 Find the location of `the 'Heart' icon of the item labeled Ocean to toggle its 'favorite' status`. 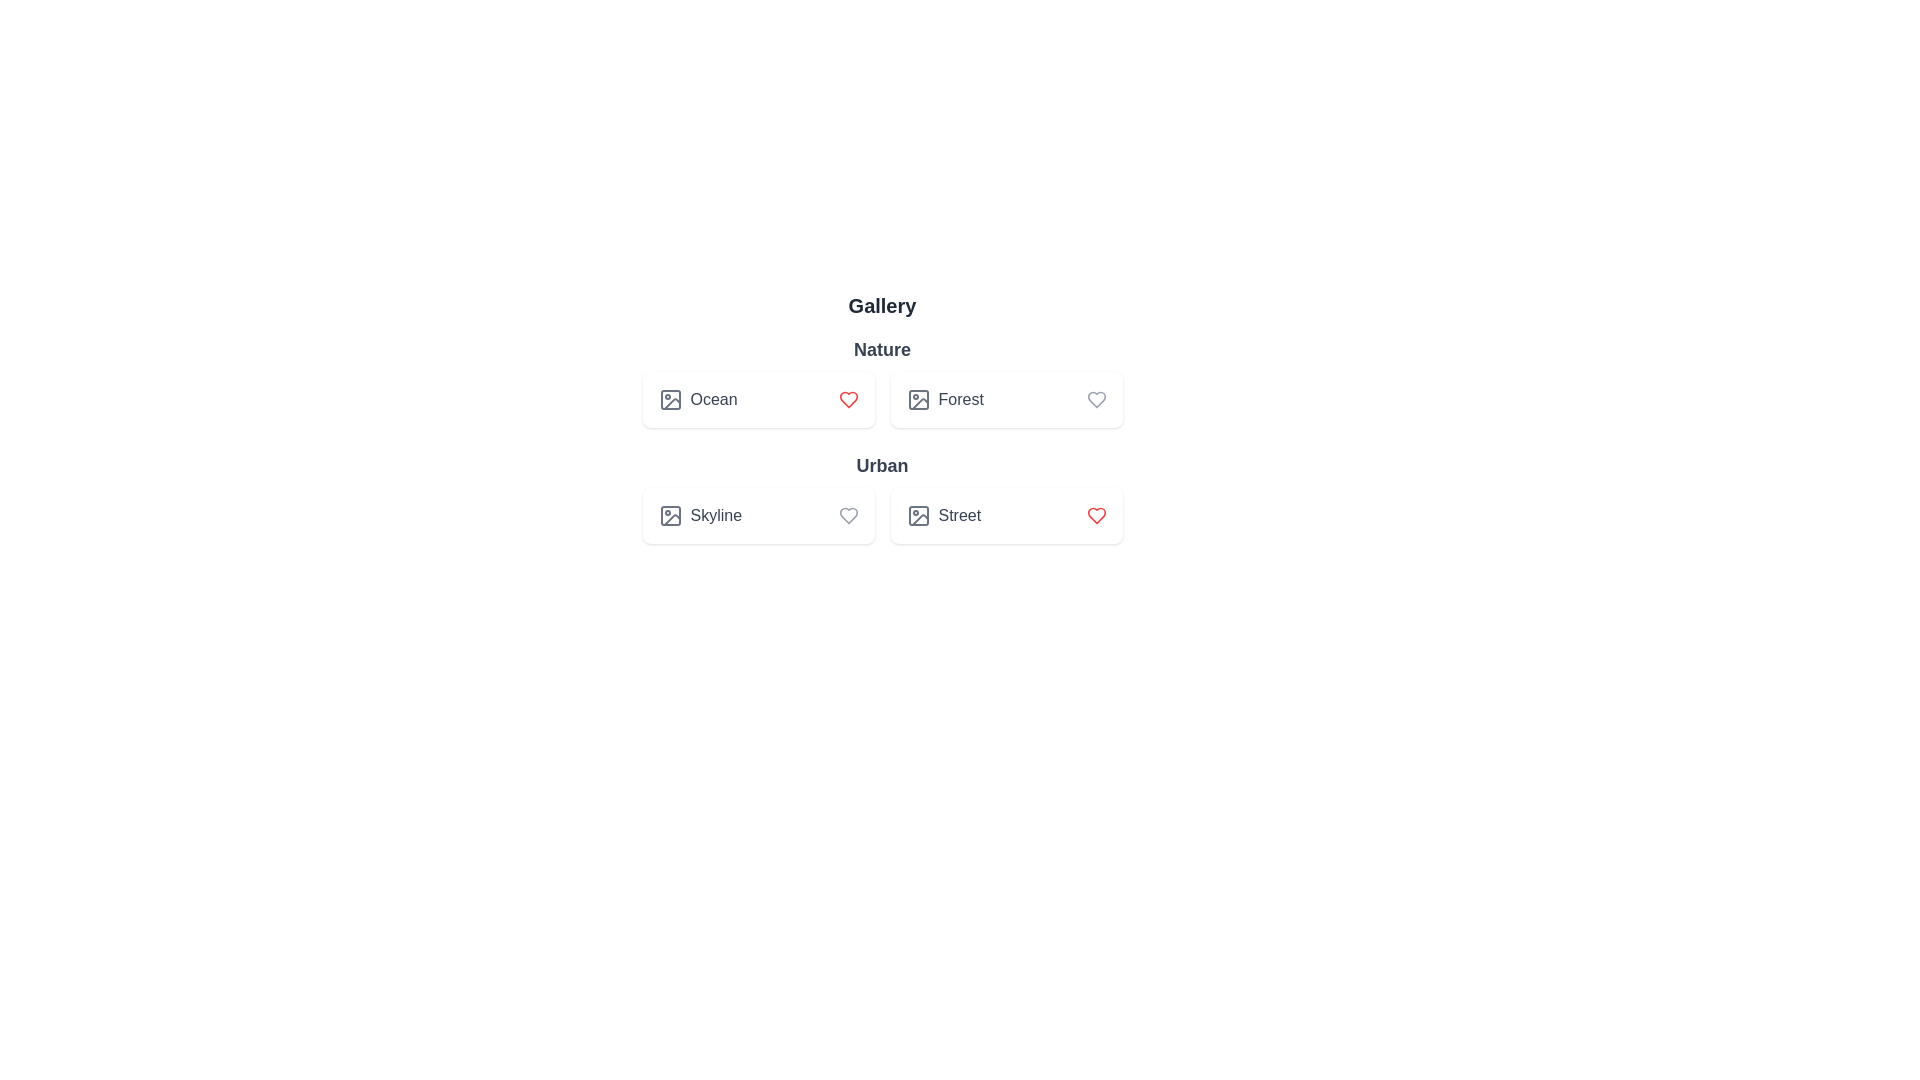

the 'Heart' icon of the item labeled Ocean to toggle its 'favorite' status is located at coordinates (848, 400).